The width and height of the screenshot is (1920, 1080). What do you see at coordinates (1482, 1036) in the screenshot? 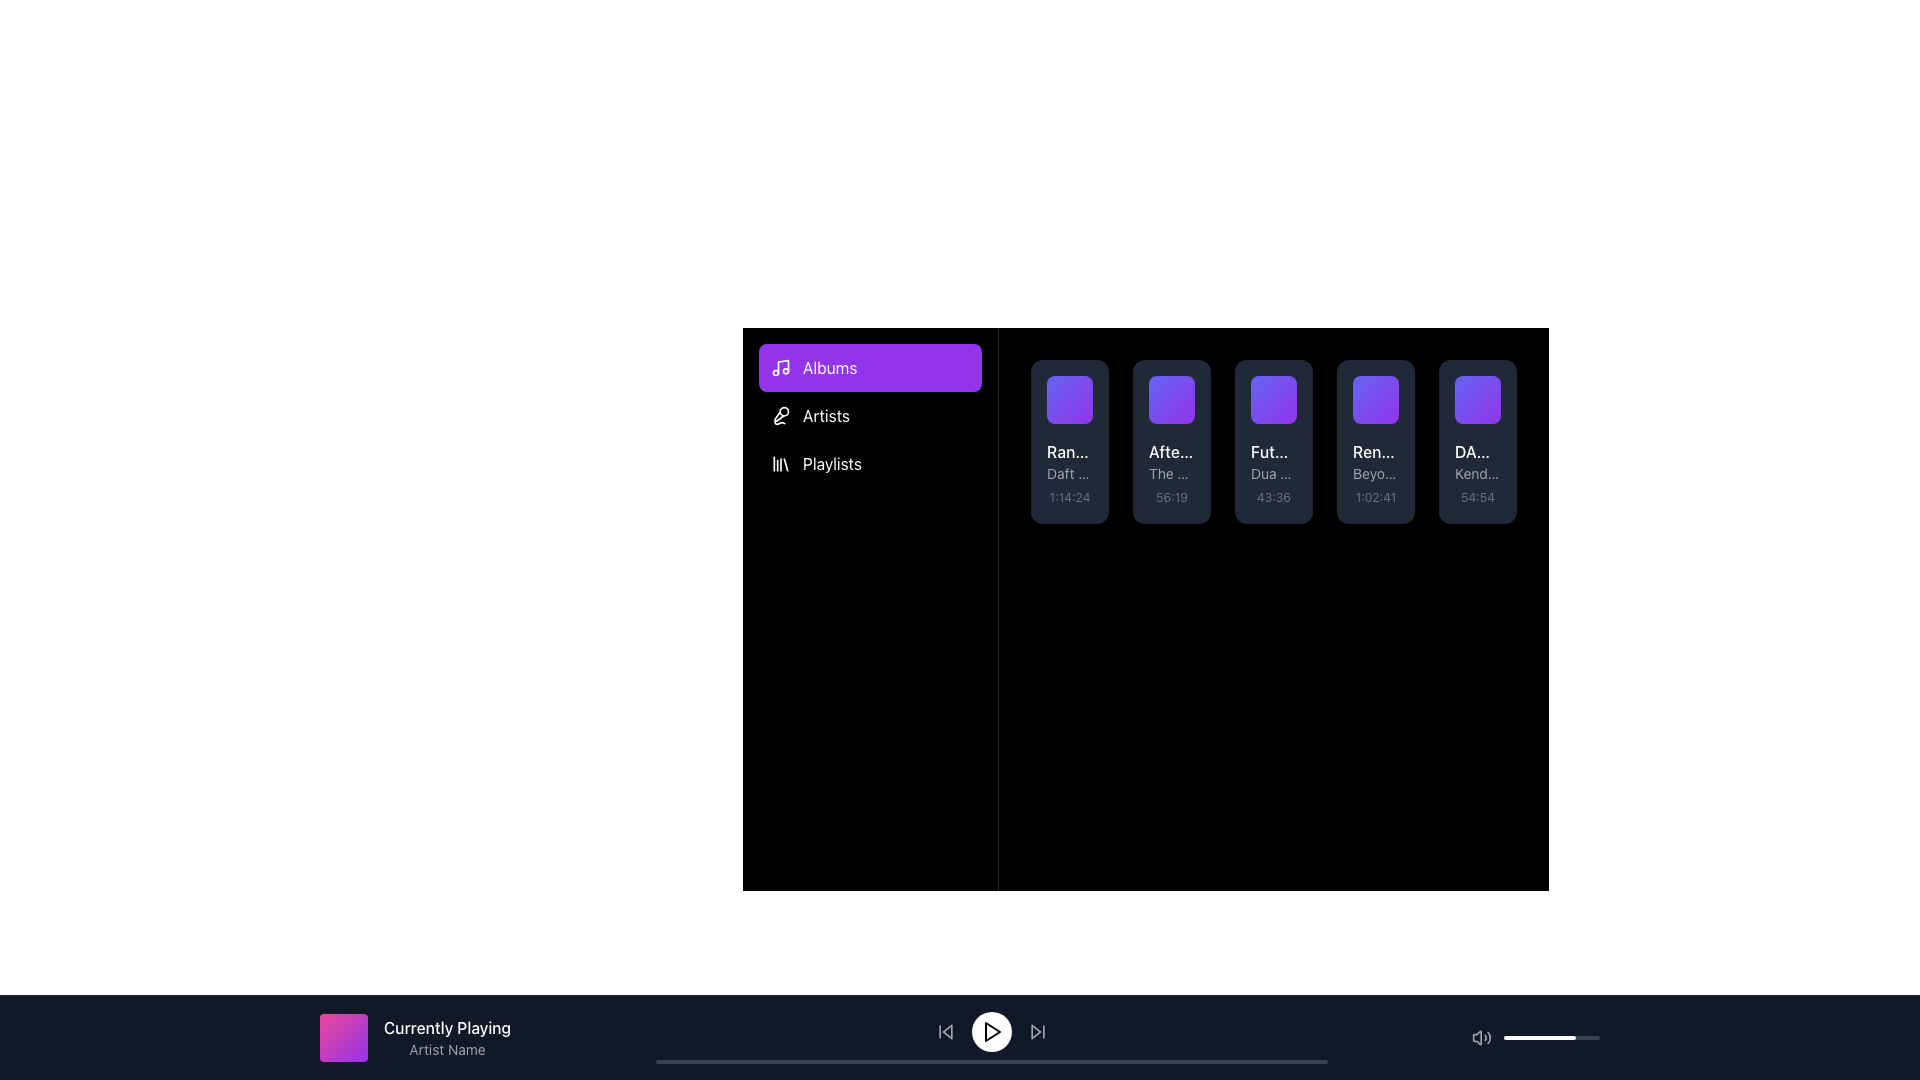
I see `the volume control icon located at the bottom left of the media control bar` at bounding box center [1482, 1036].